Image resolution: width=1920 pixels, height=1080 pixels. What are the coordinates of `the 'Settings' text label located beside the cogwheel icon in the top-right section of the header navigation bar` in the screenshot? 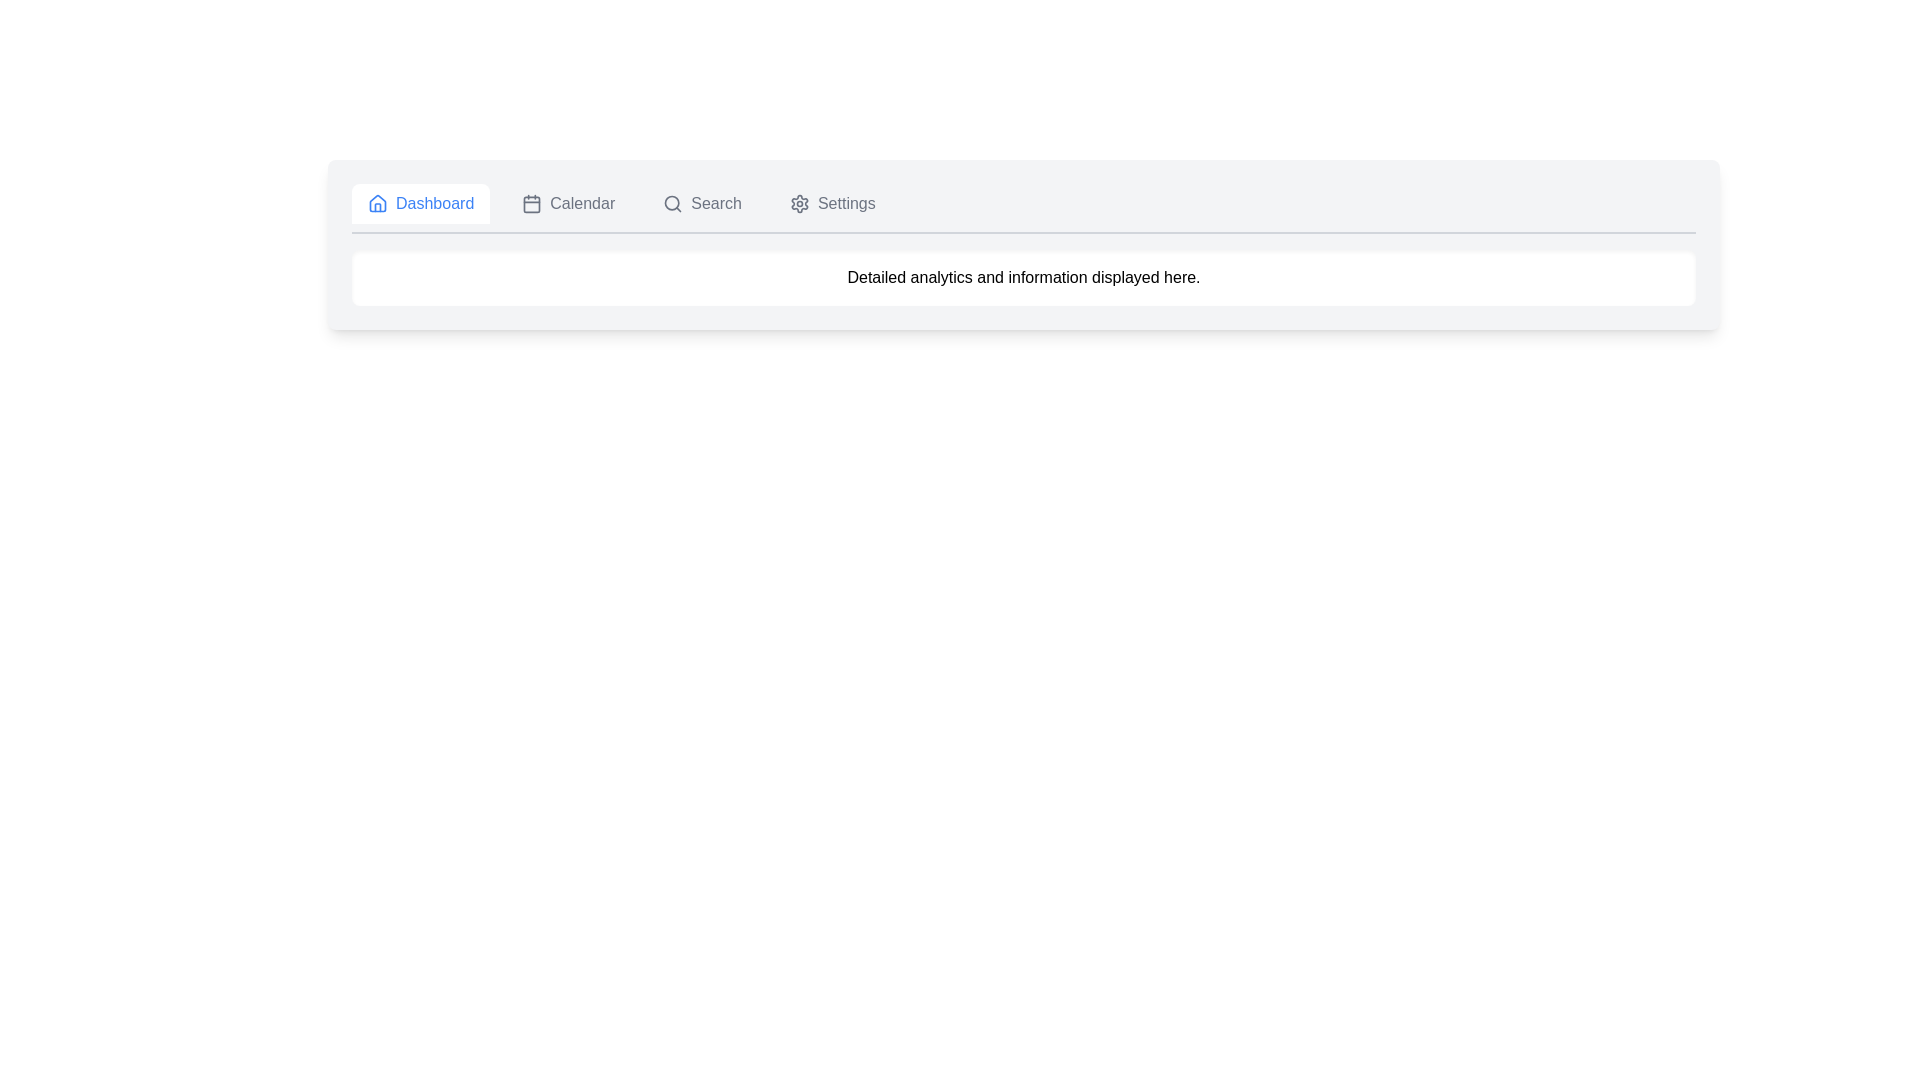 It's located at (846, 204).